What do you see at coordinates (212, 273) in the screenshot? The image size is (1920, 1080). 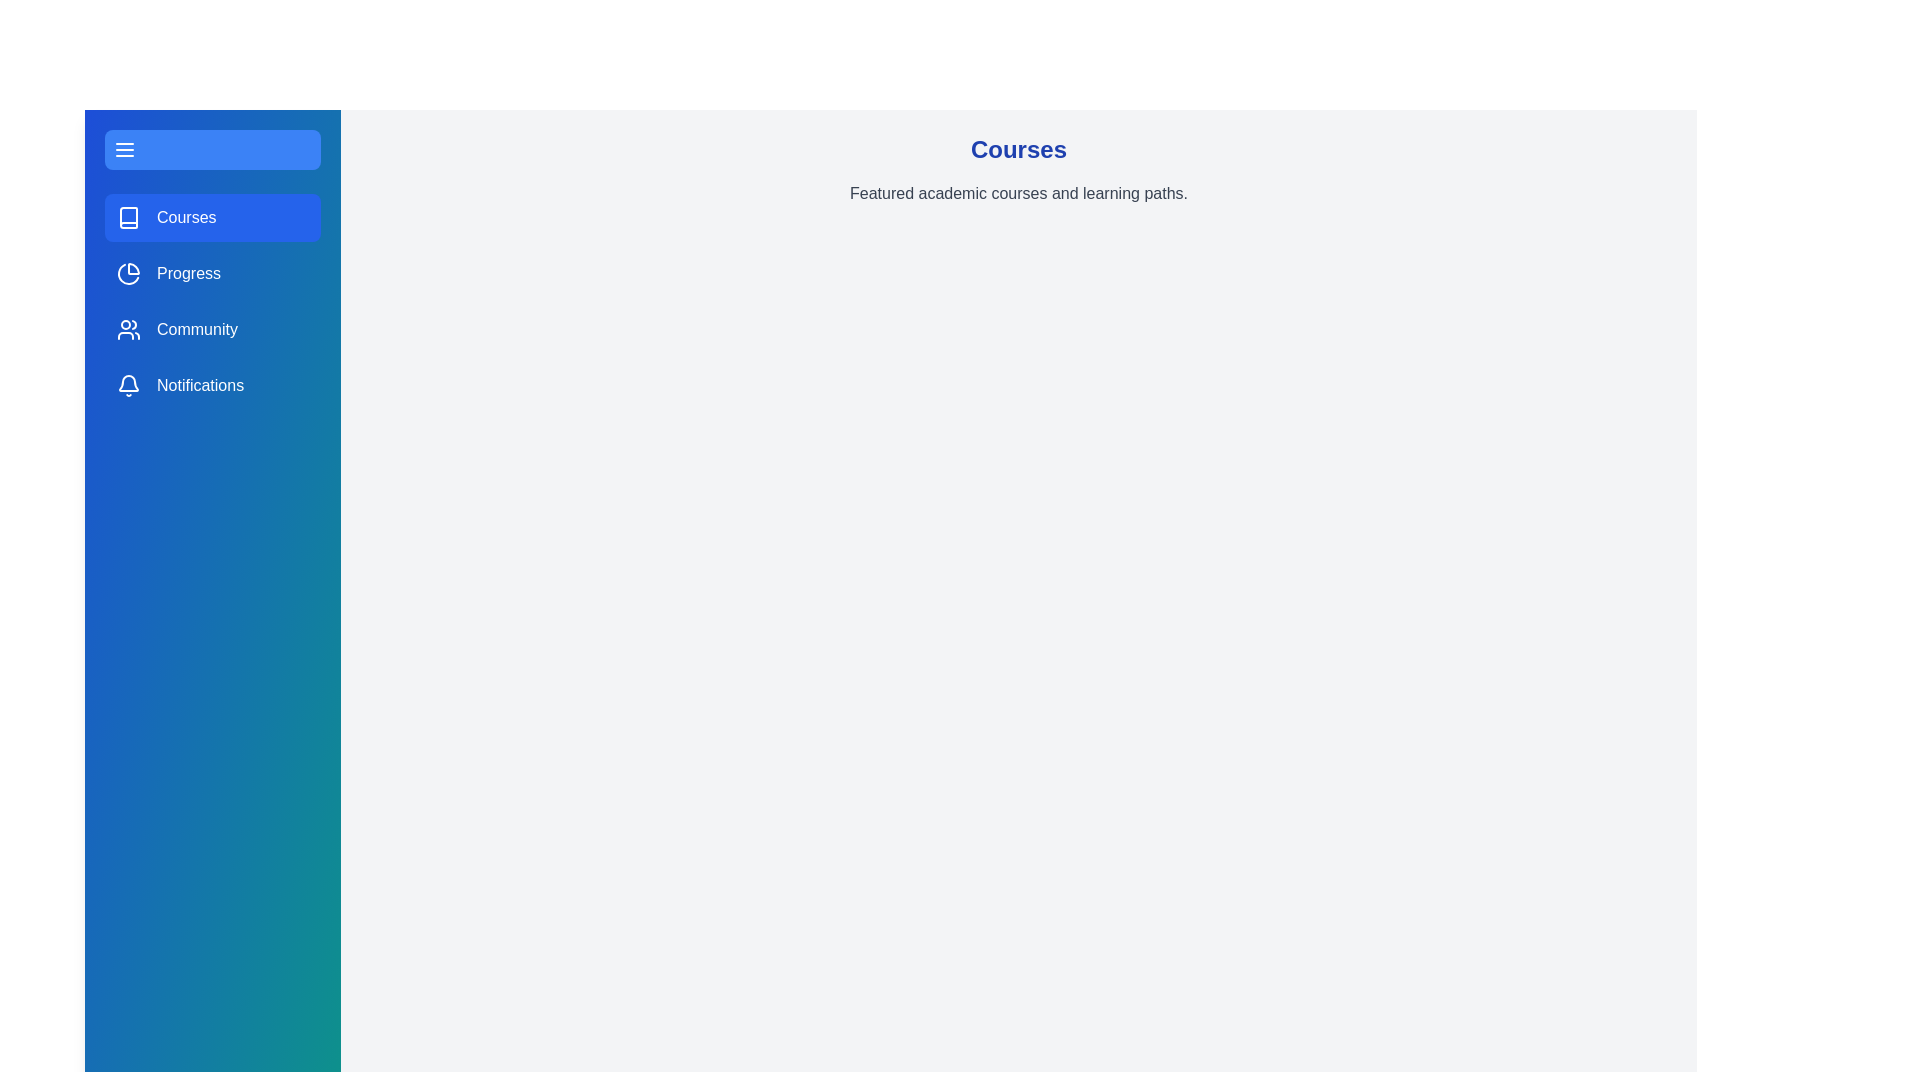 I see `the sidebar section Progress by clicking on its corresponding area` at bounding box center [212, 273].